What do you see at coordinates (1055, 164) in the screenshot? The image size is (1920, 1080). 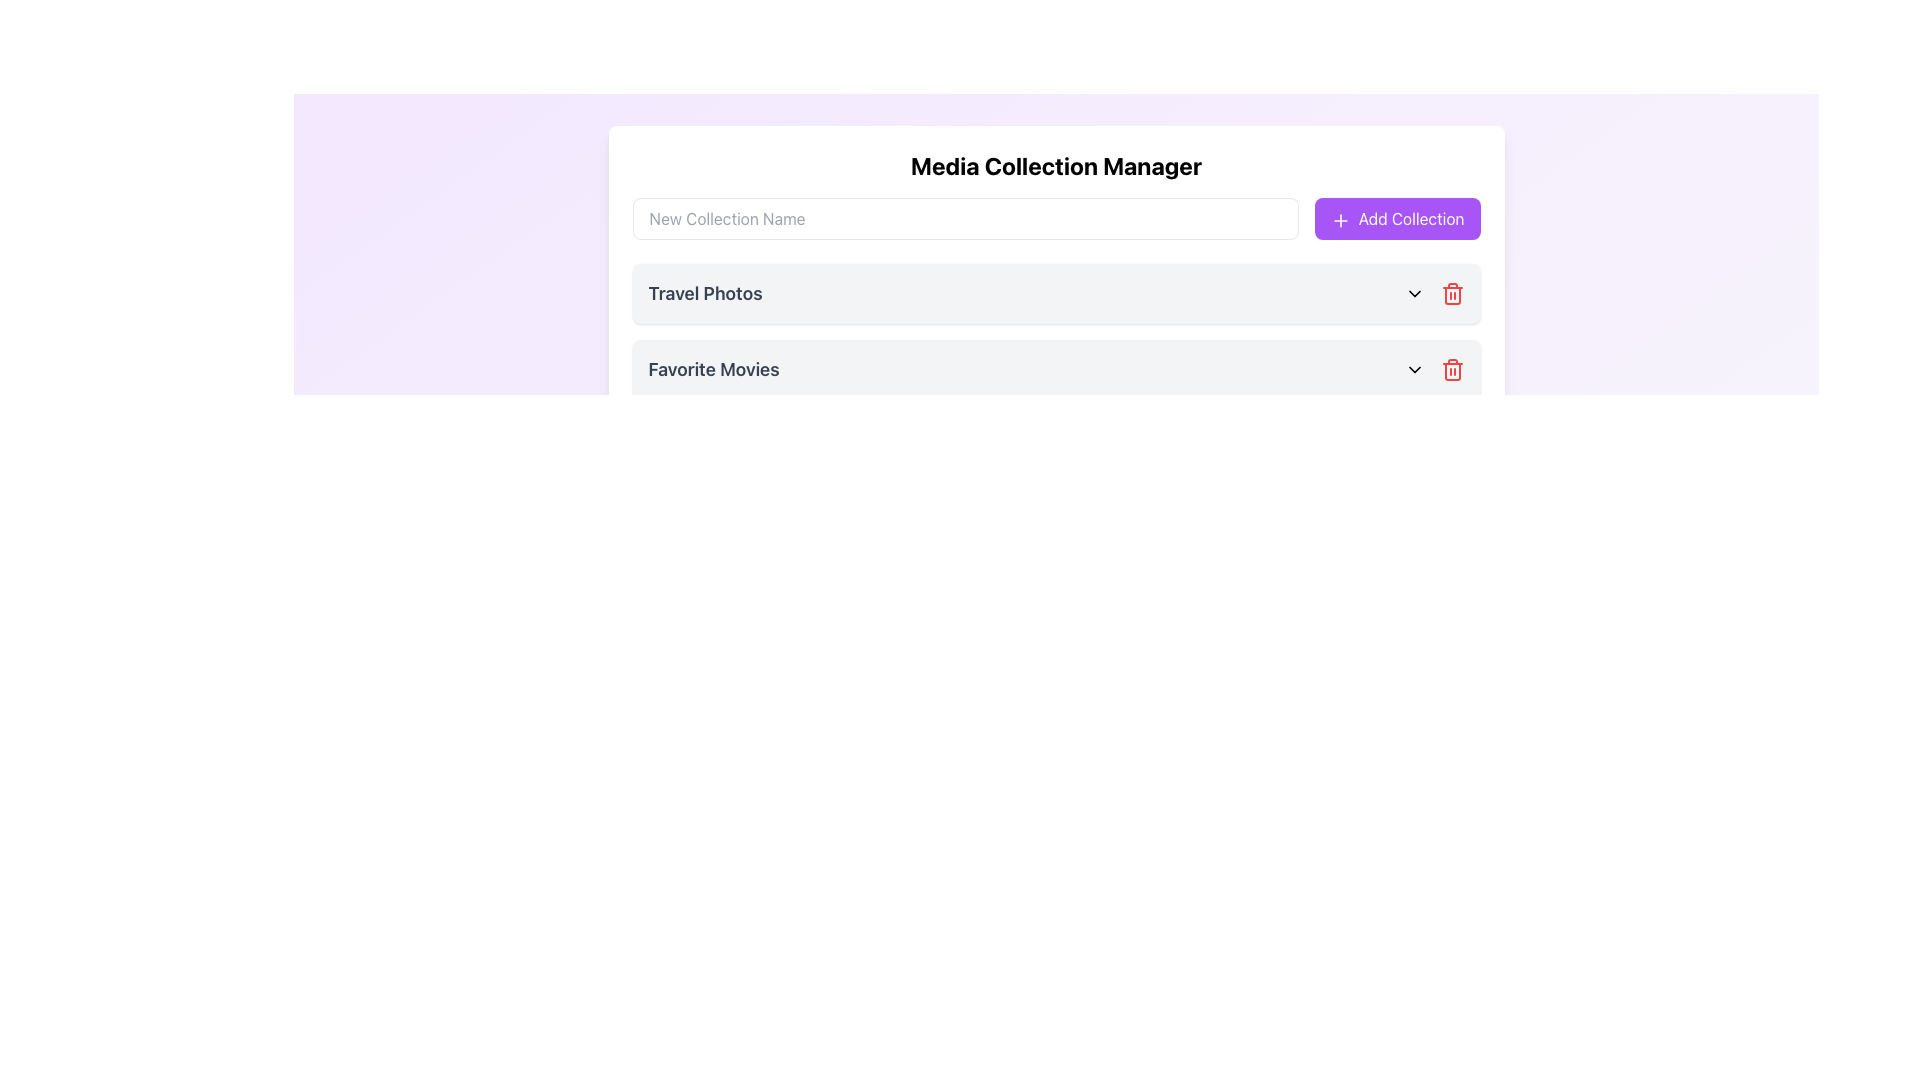 I see `the heading labeled 'Media Collection Manager', which is centrally aligned at the top of the content area` at bounding box center [1055, 164].